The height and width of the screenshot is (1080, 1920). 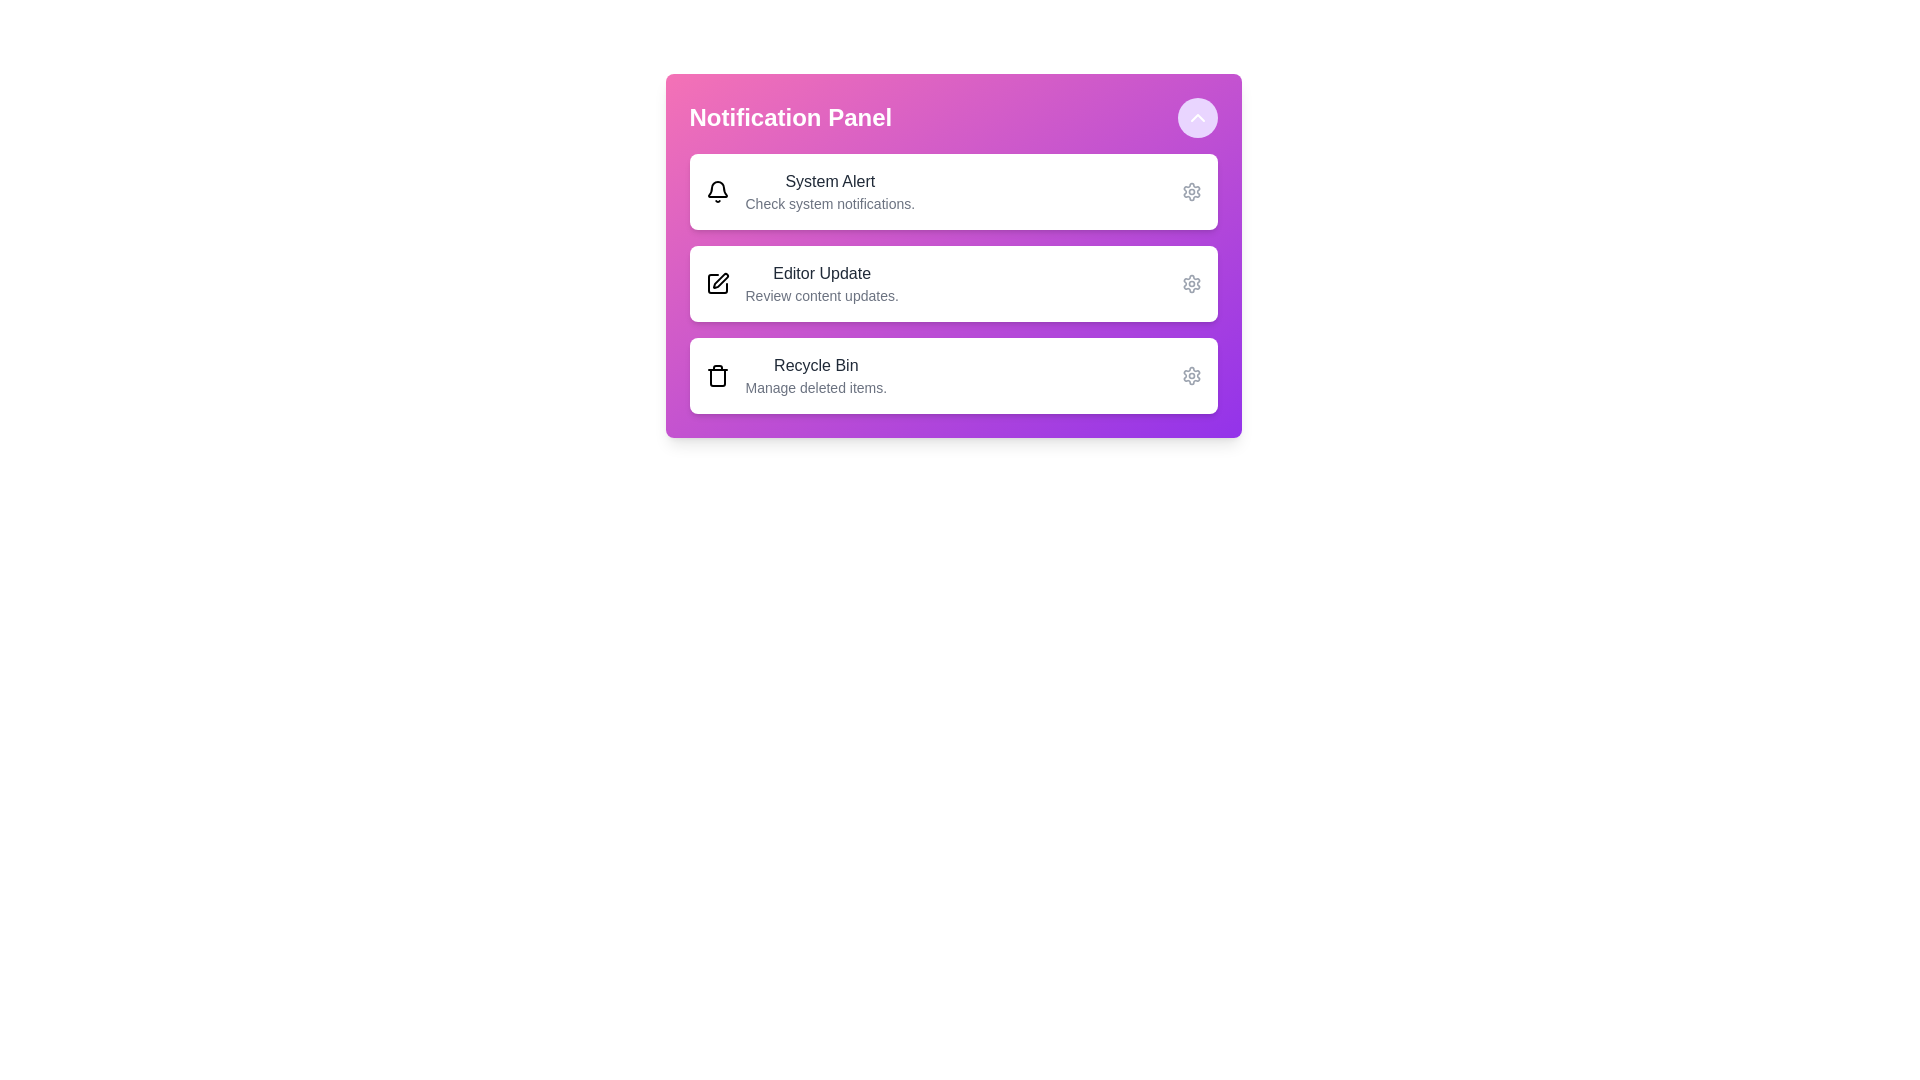 I want to click on the notification item System Alert to observe the hover effect, so click(x=952, y=192).